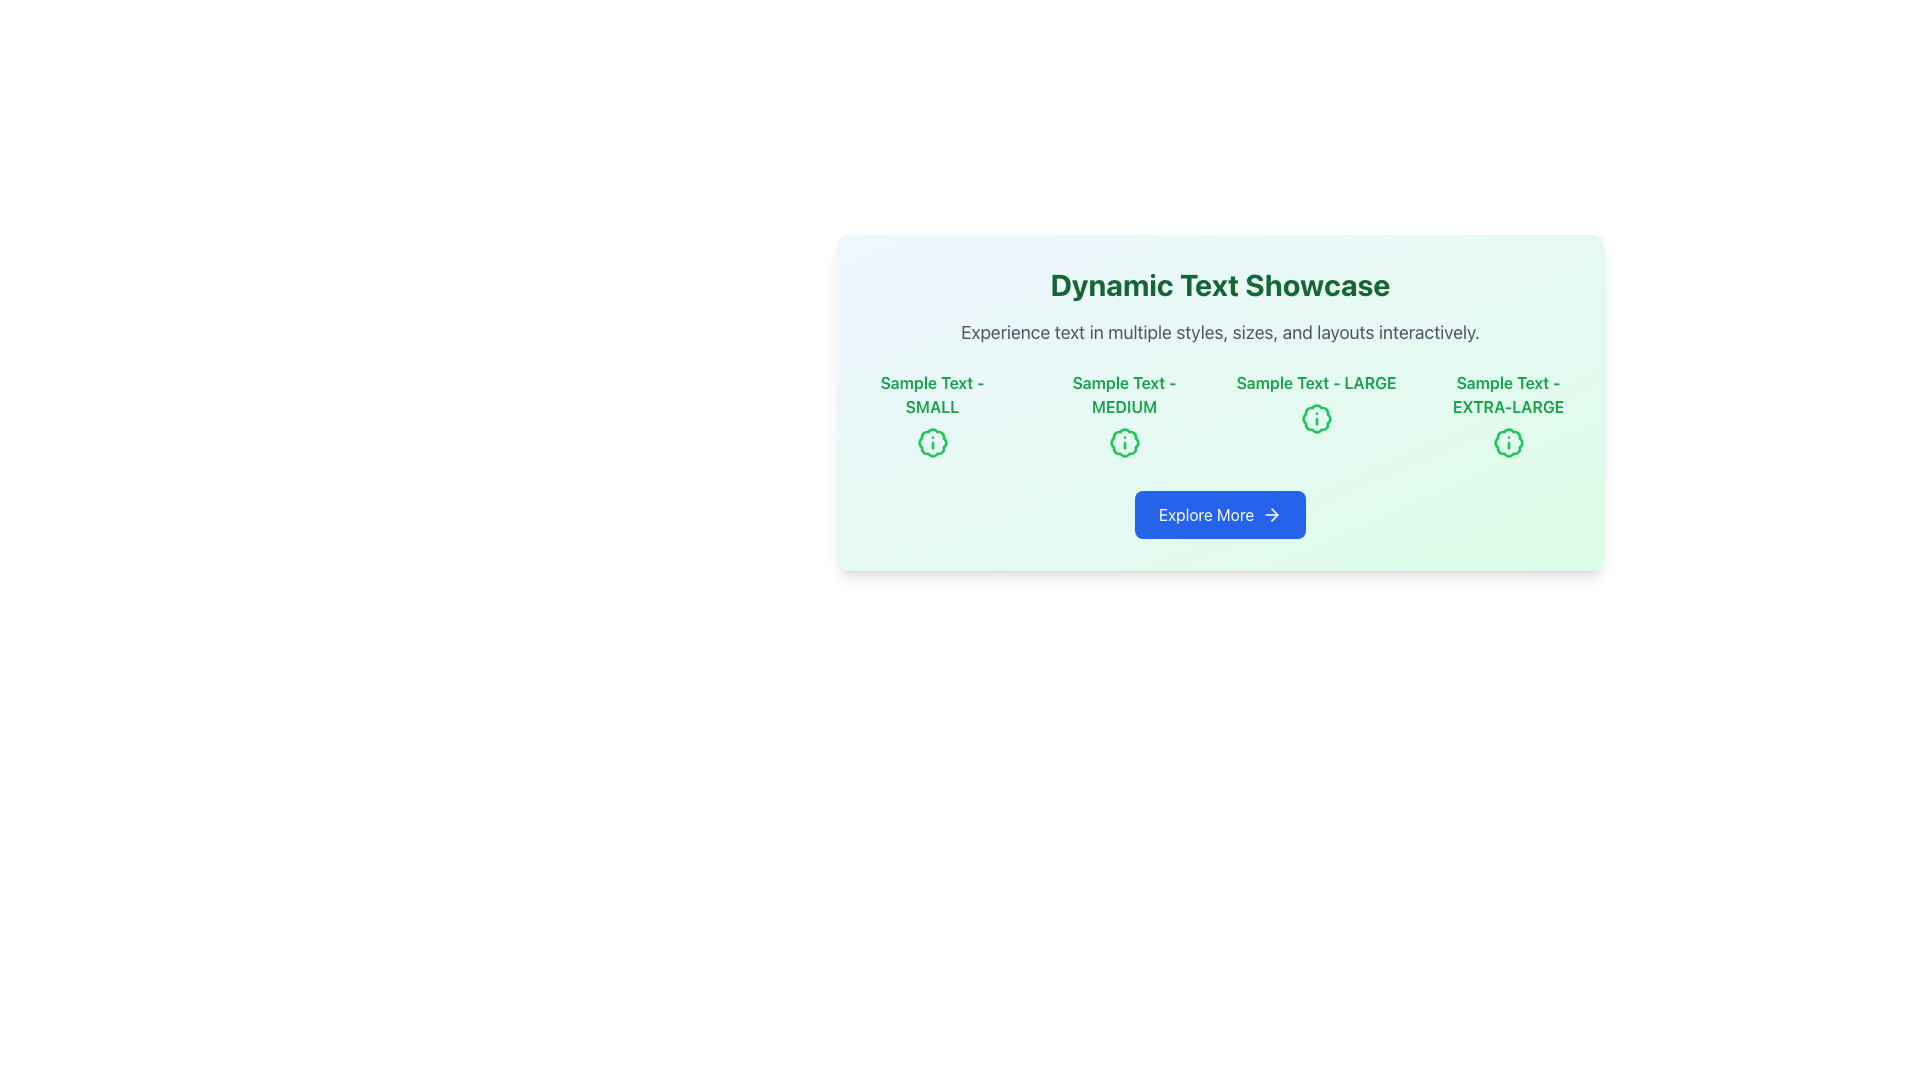  I want to click on the icon representing the category labeled 'LARGE', which is the third element in a row of four within a grid structure, positioned between 'Sample Text - MEDIUM' and 'Sample Text - EXTRA-LARGE', so click(1316, 414).